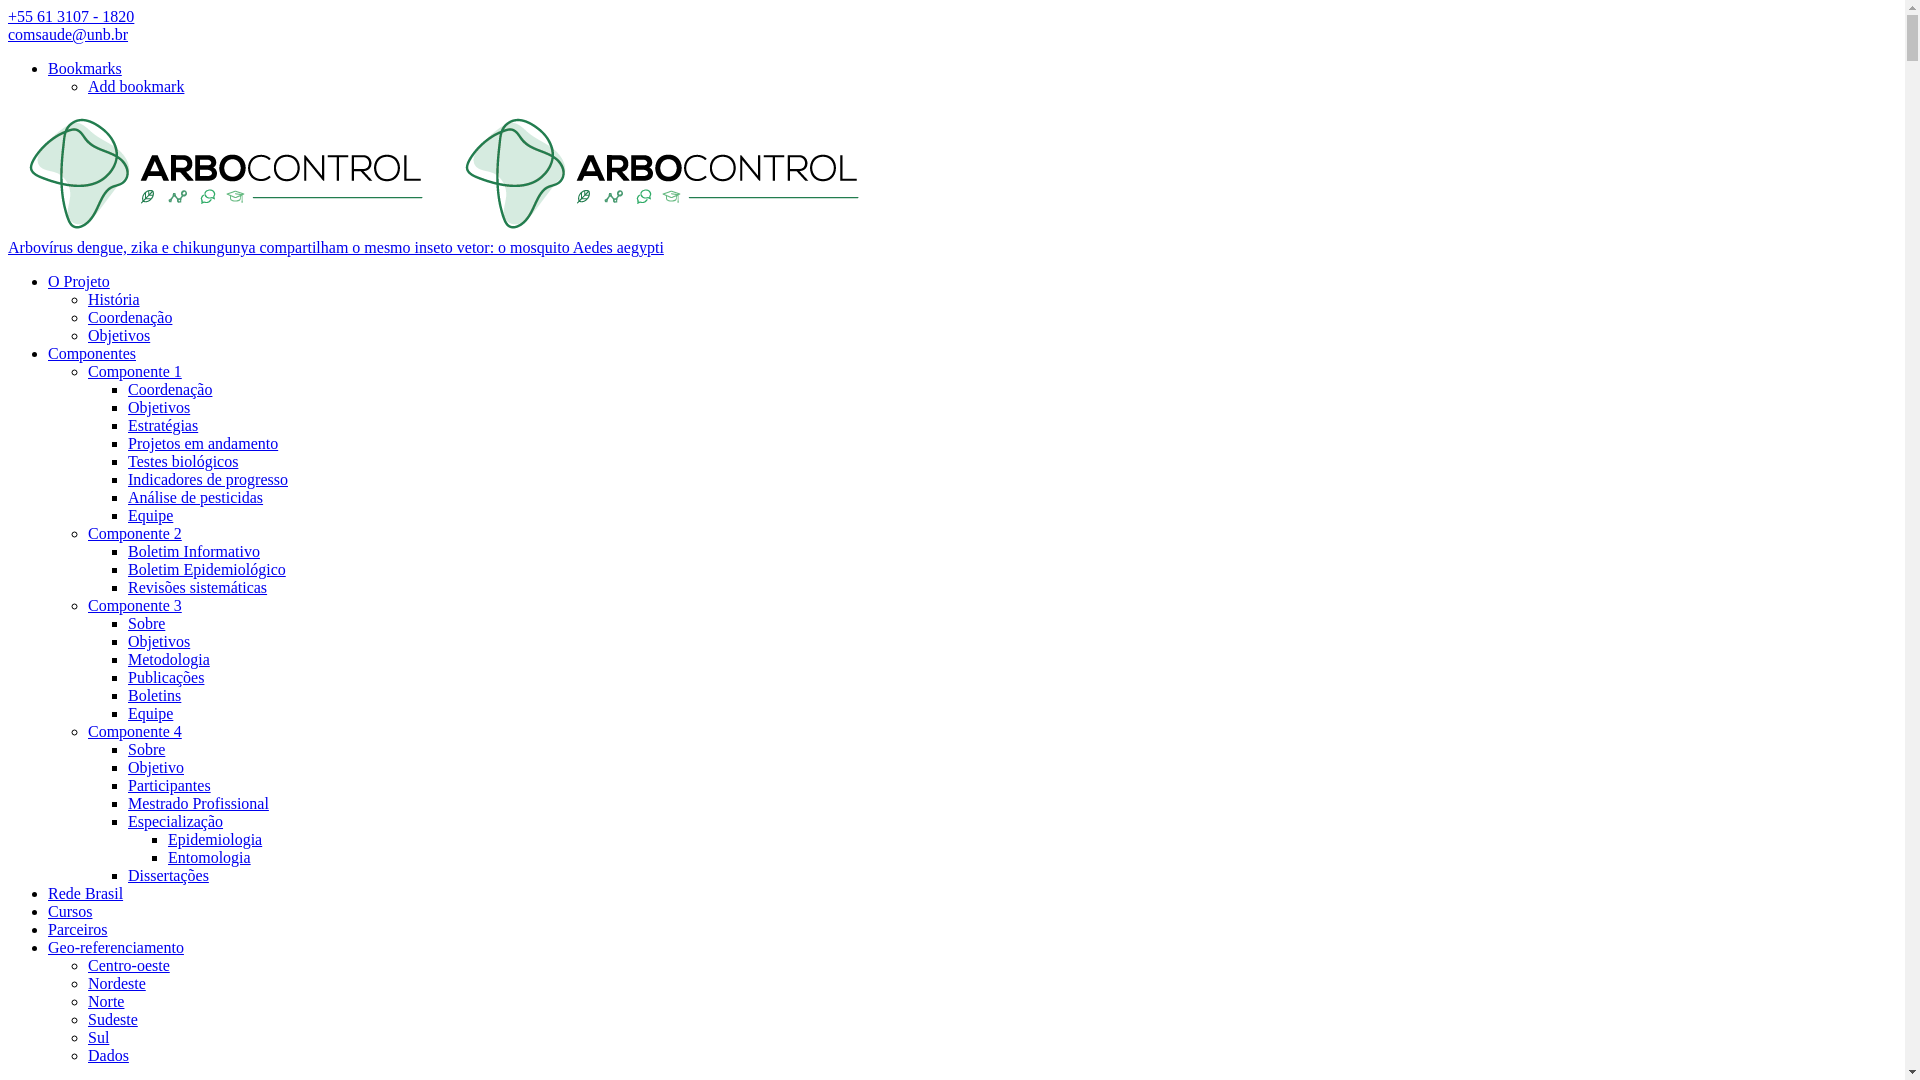 The image size is (1920, 1080). I want to click on 'Centro-oeste', so click(128, 964).